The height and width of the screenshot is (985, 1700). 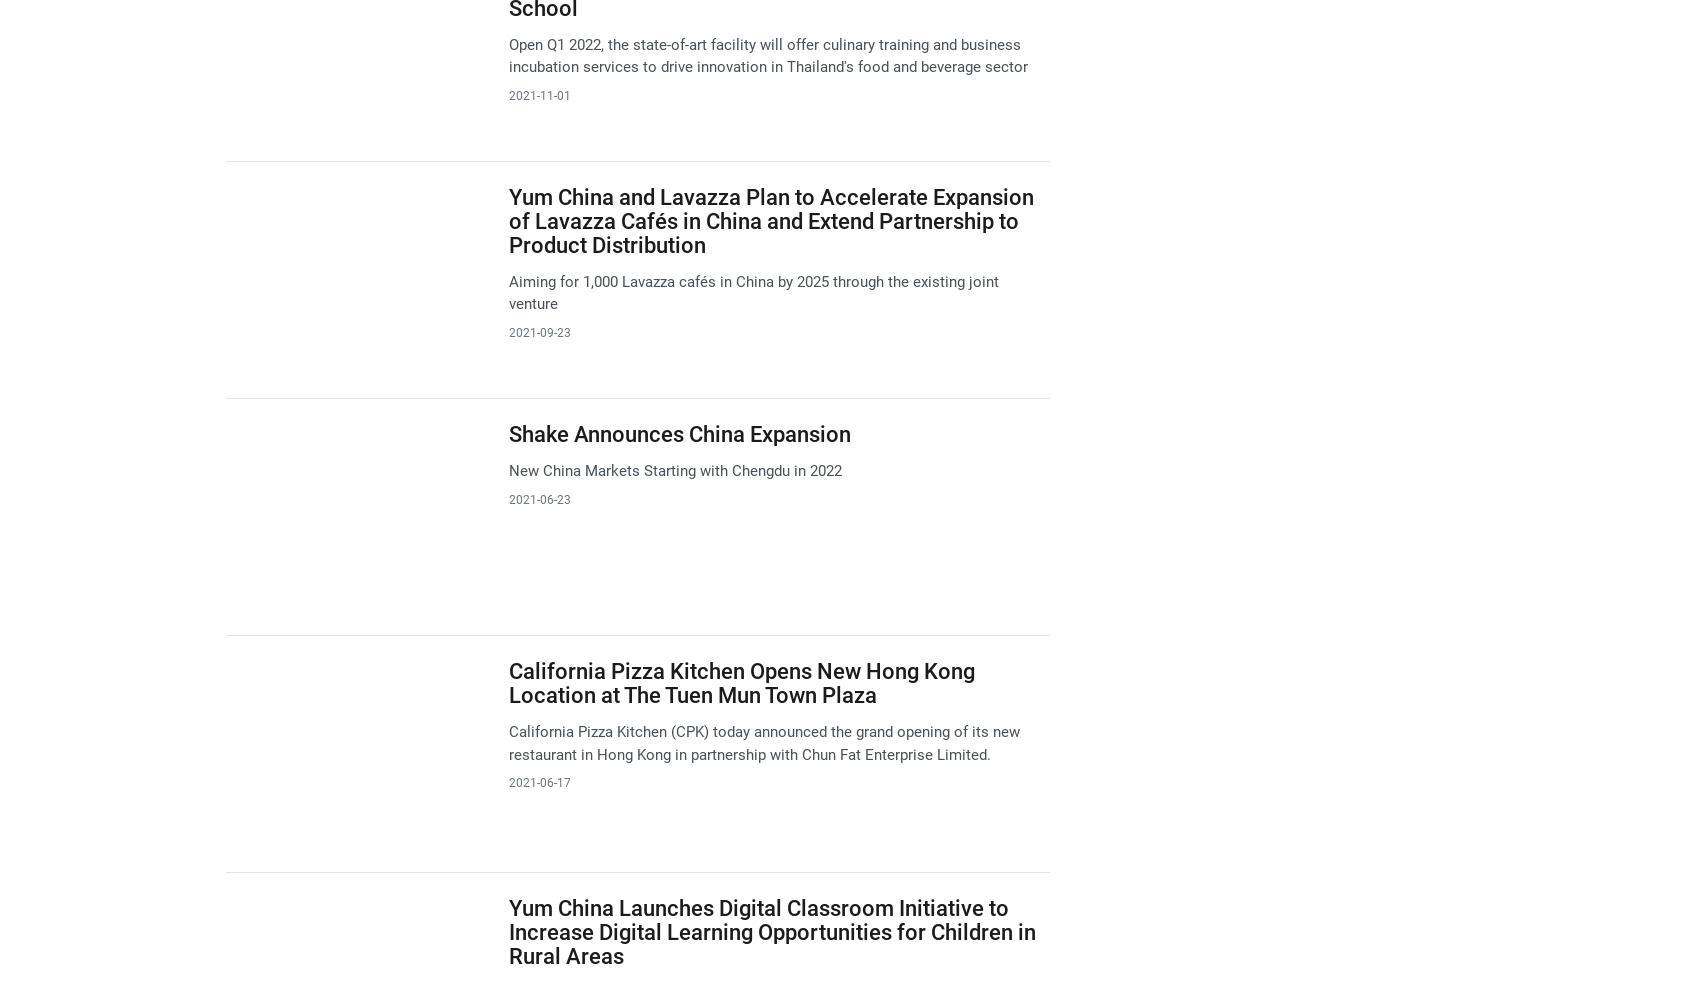 What do you see at coordinates (507, 54) in the screenshot?
I see `'Open Q1 2022, the state-of-art facility will offer culinary training and business incubation services to drive innovation in Thailand's food and beverage sector'` at bounding box center [507, 54].